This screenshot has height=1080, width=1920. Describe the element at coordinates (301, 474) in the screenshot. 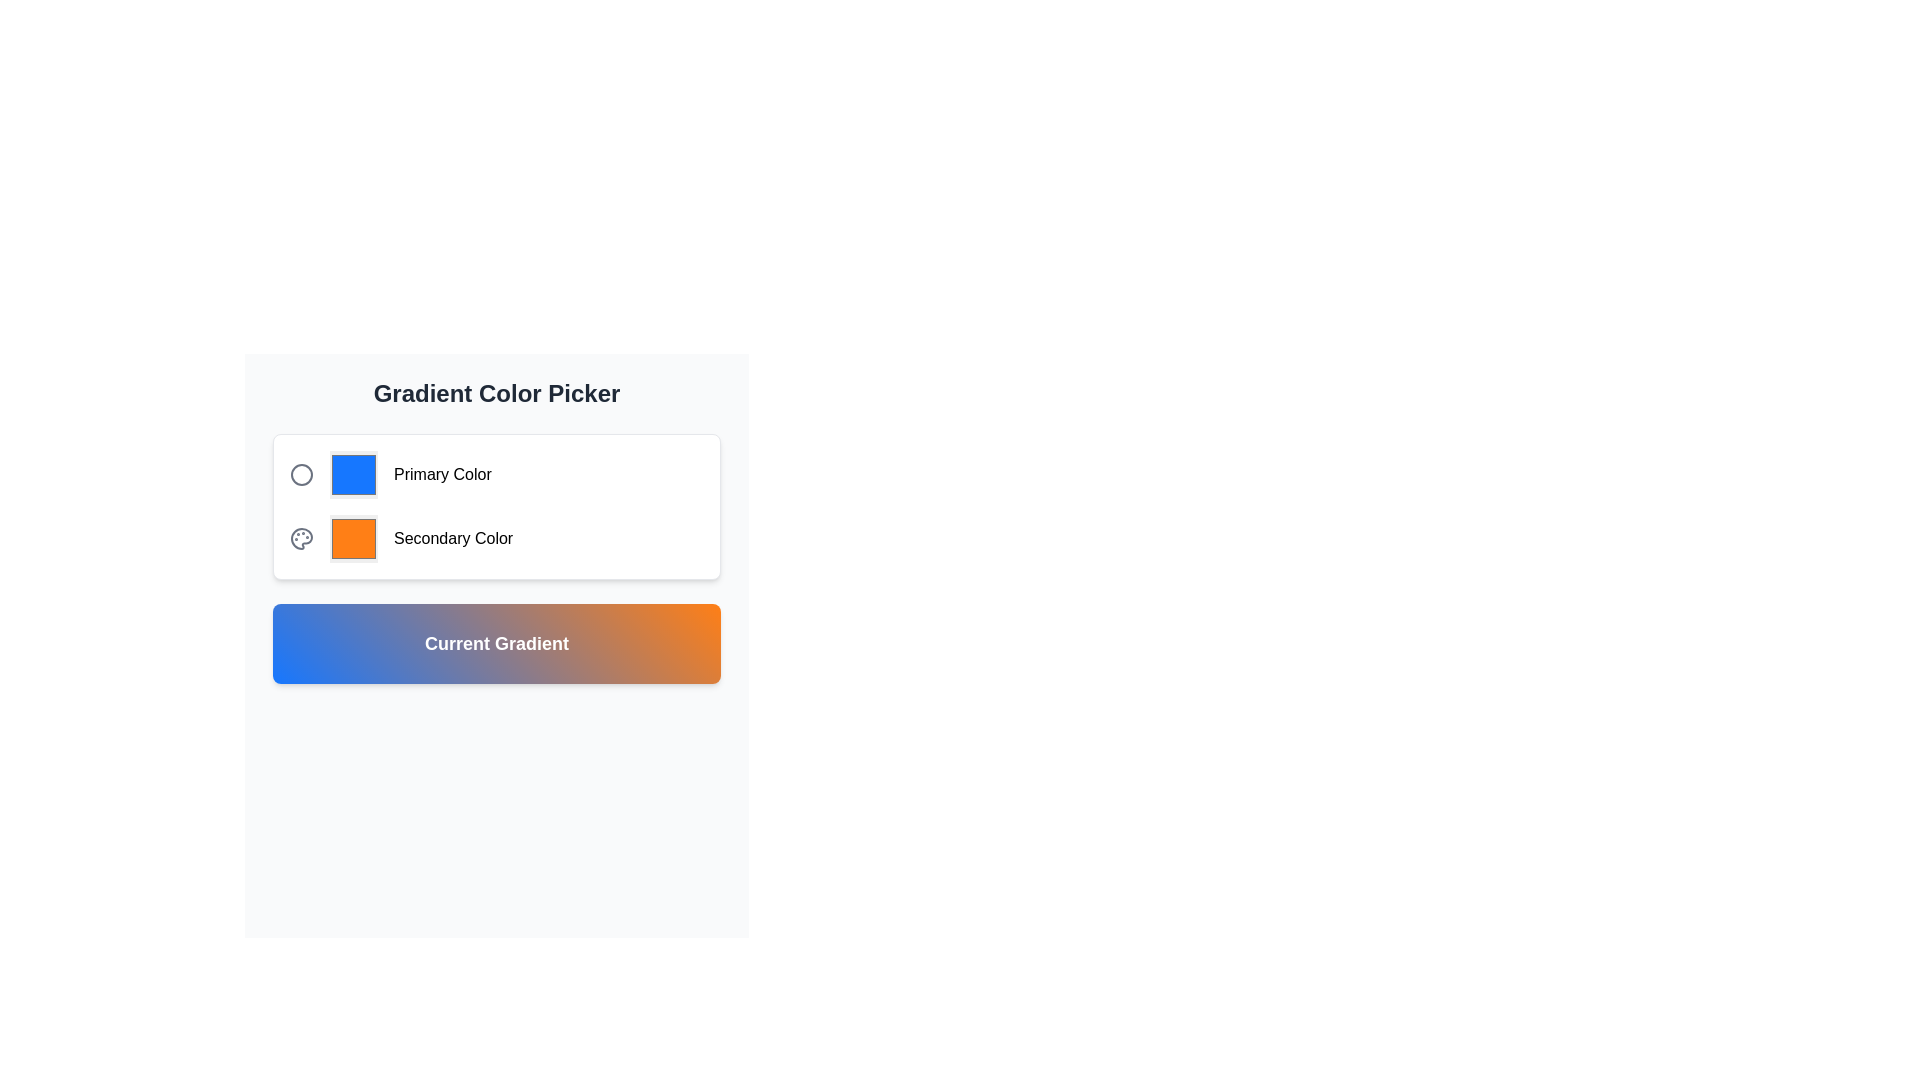

I see `the decorative icon representing the 'Primary Color' option in the gradient color picker interface, located adjacent to the blue color preview box` at that location.